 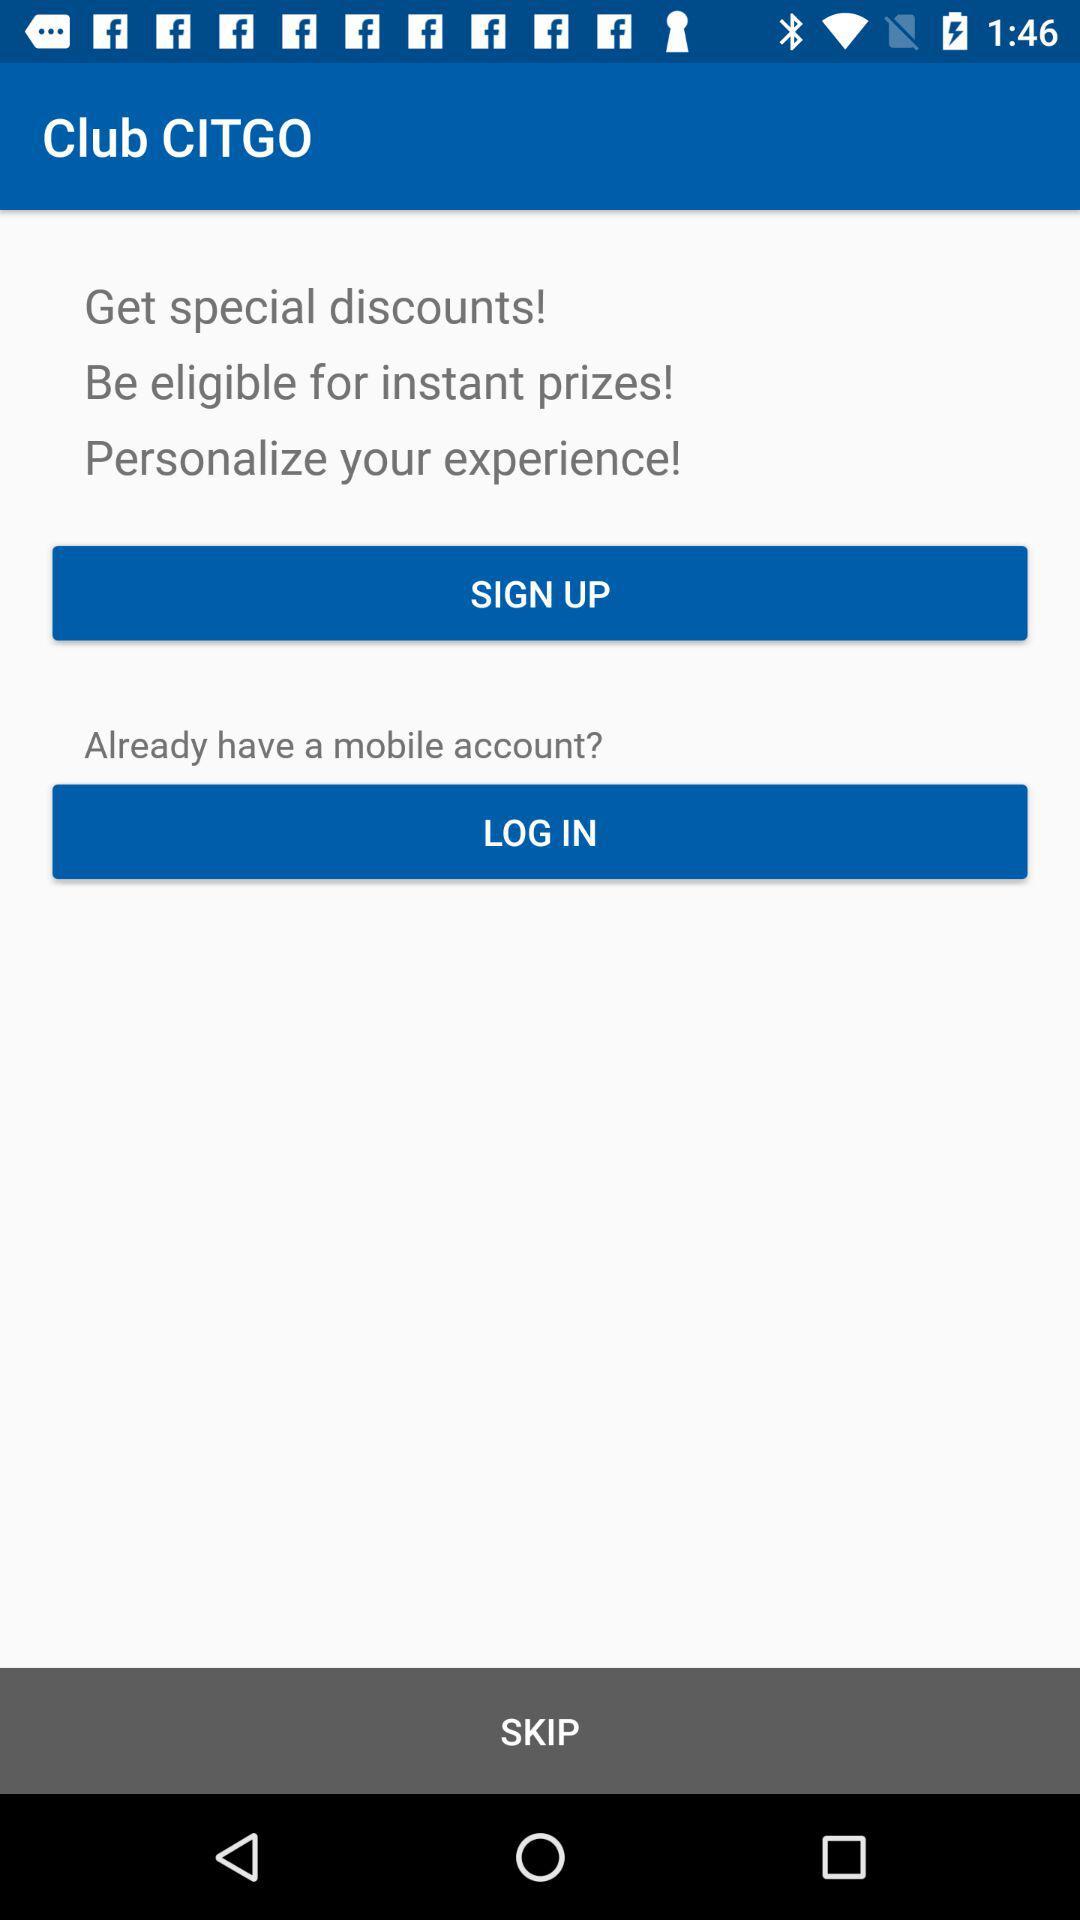 What do you see at coordinates (540, 592) in the screenshot?
I see `the item above the already have a item` at bounding box center [540, 592].